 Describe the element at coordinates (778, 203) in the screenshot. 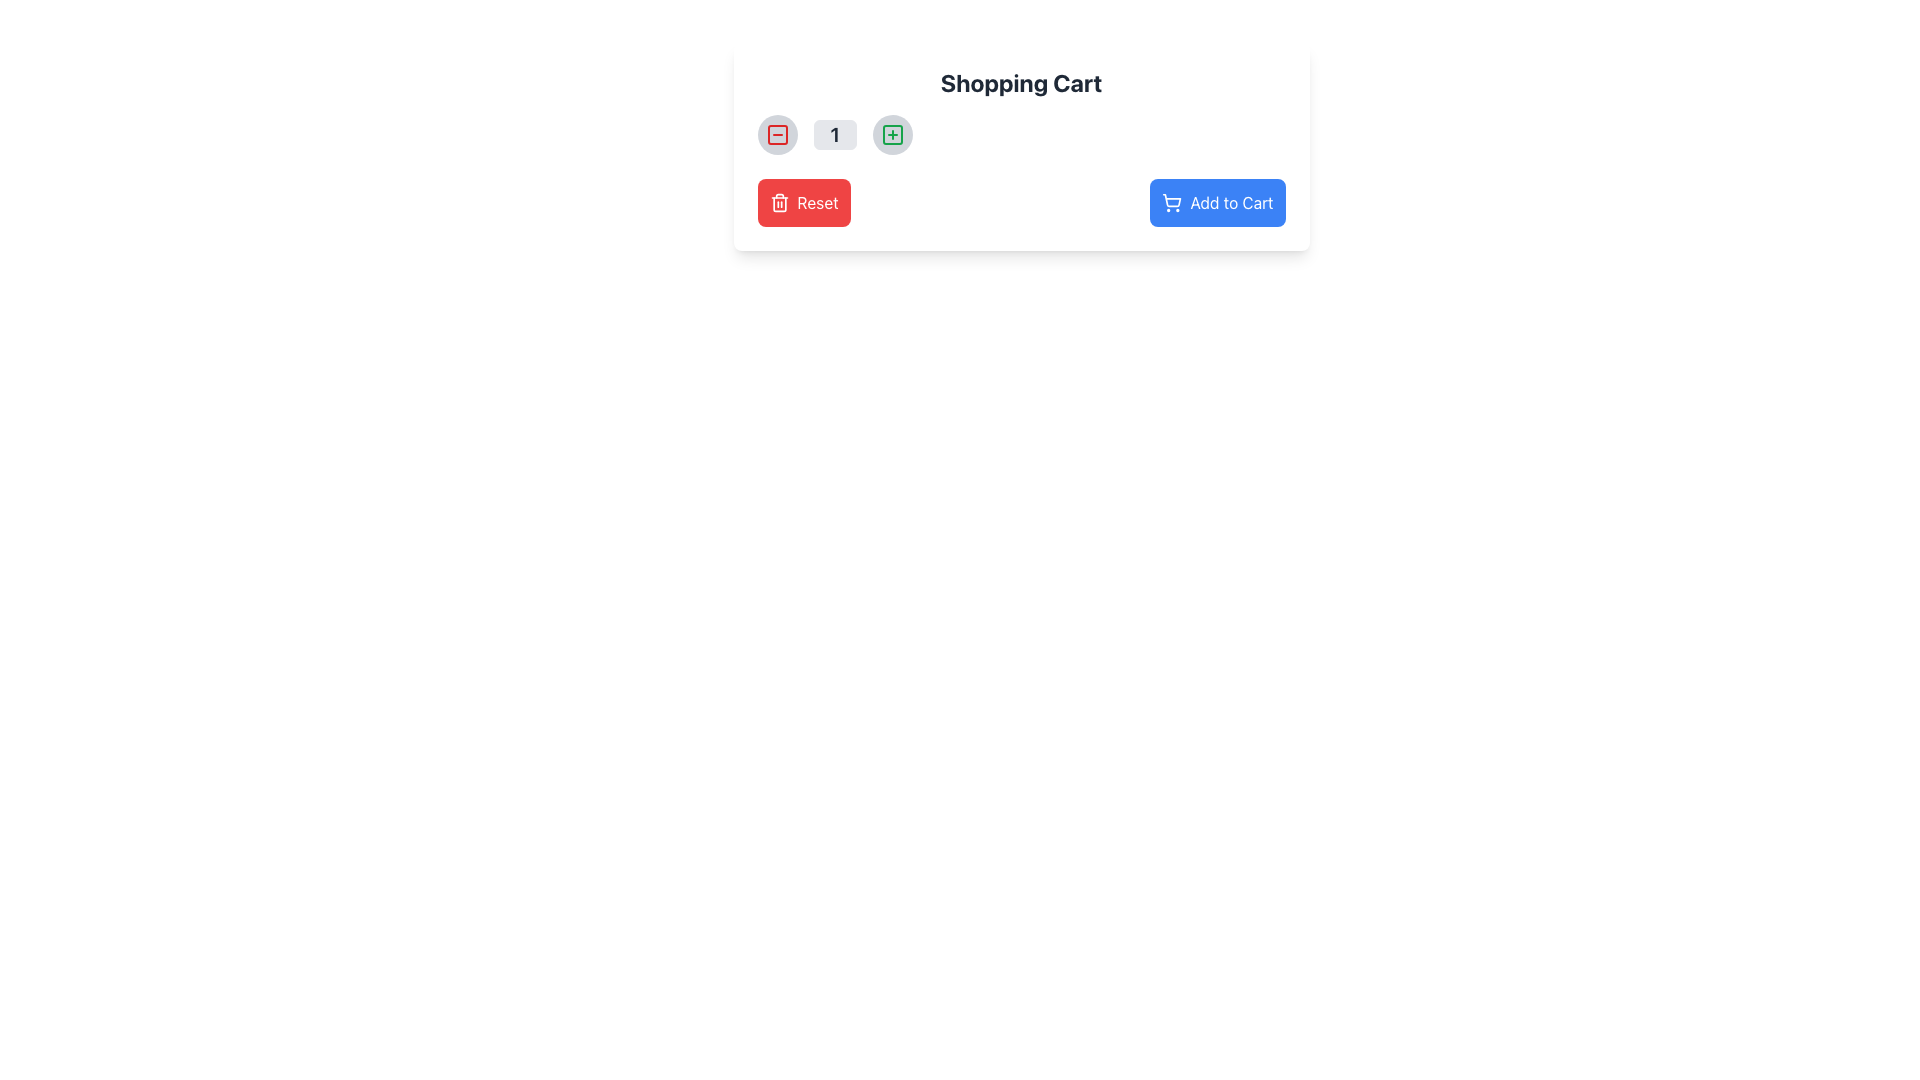

I see `the 'Reset' button icon, which has a red background and is located in the bottom-left corner of the 'Shopping Cart' card` at that location.